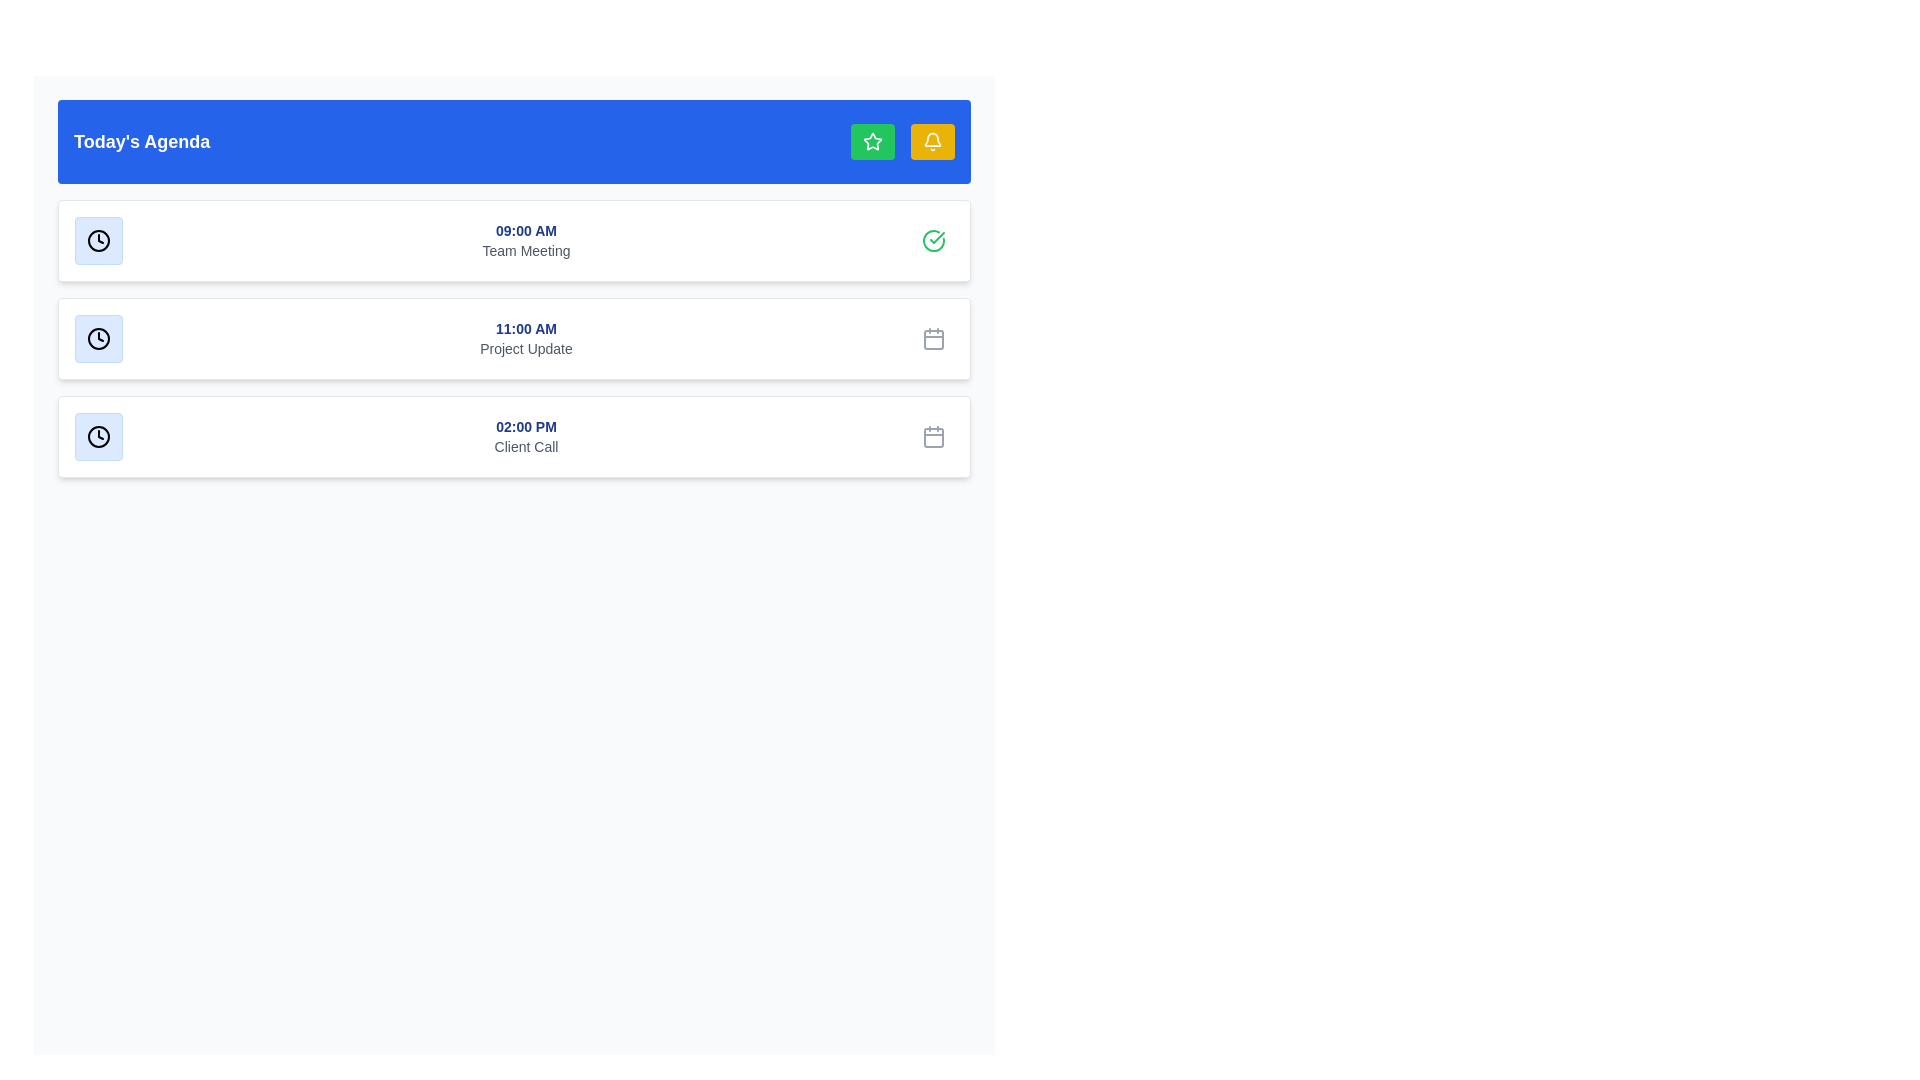 The image size is (1920, 1080). What do you see at coordinates (526, 435) in the screenshot?
I see `displayed information from the label showing '02:00 PM' in bold blue text and 'Client Call' in lighter gray text, located under the 'Today's Agenda' section` at bounding box center [526, 435].